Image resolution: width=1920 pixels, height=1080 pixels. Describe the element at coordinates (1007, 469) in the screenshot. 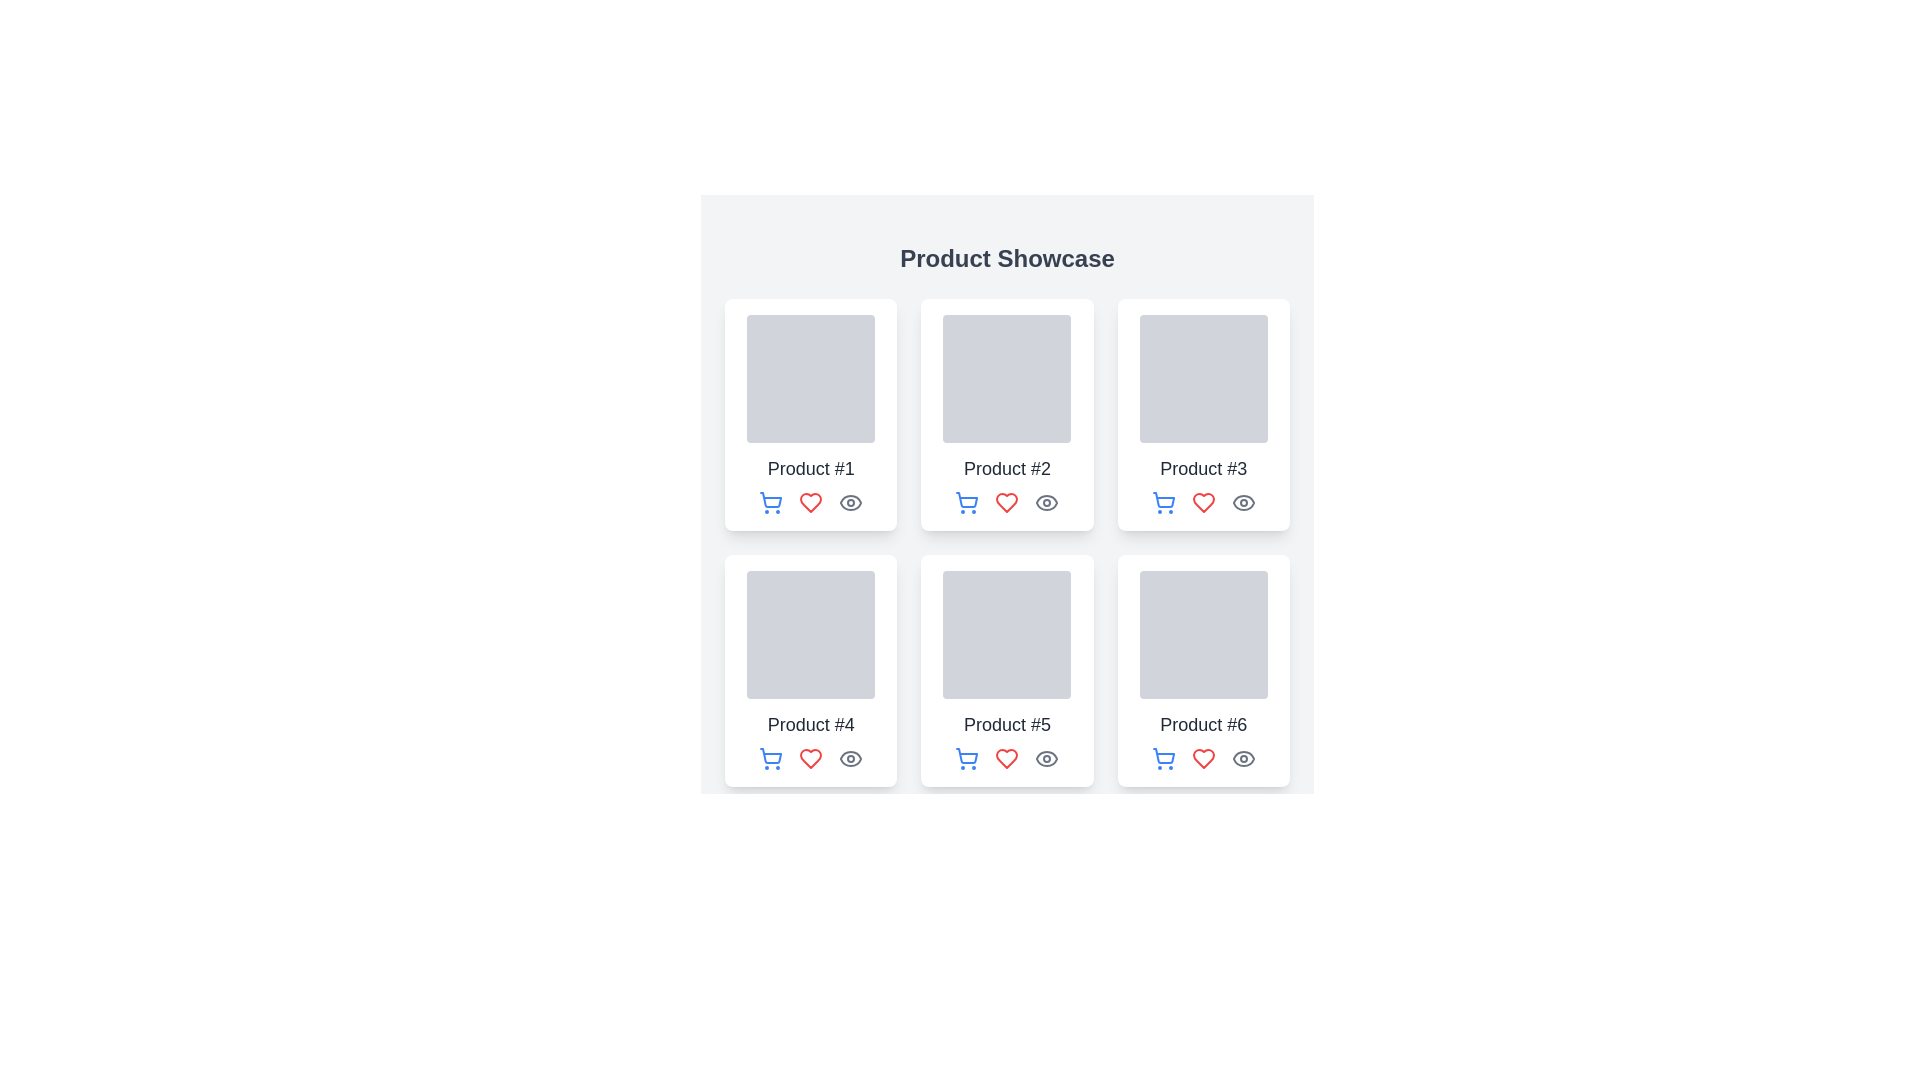

I see `the static label displaying 'Product #2', which is a medium-sized bold dark gray text located below the corresponding product image in the top row of the product grid` at that location.